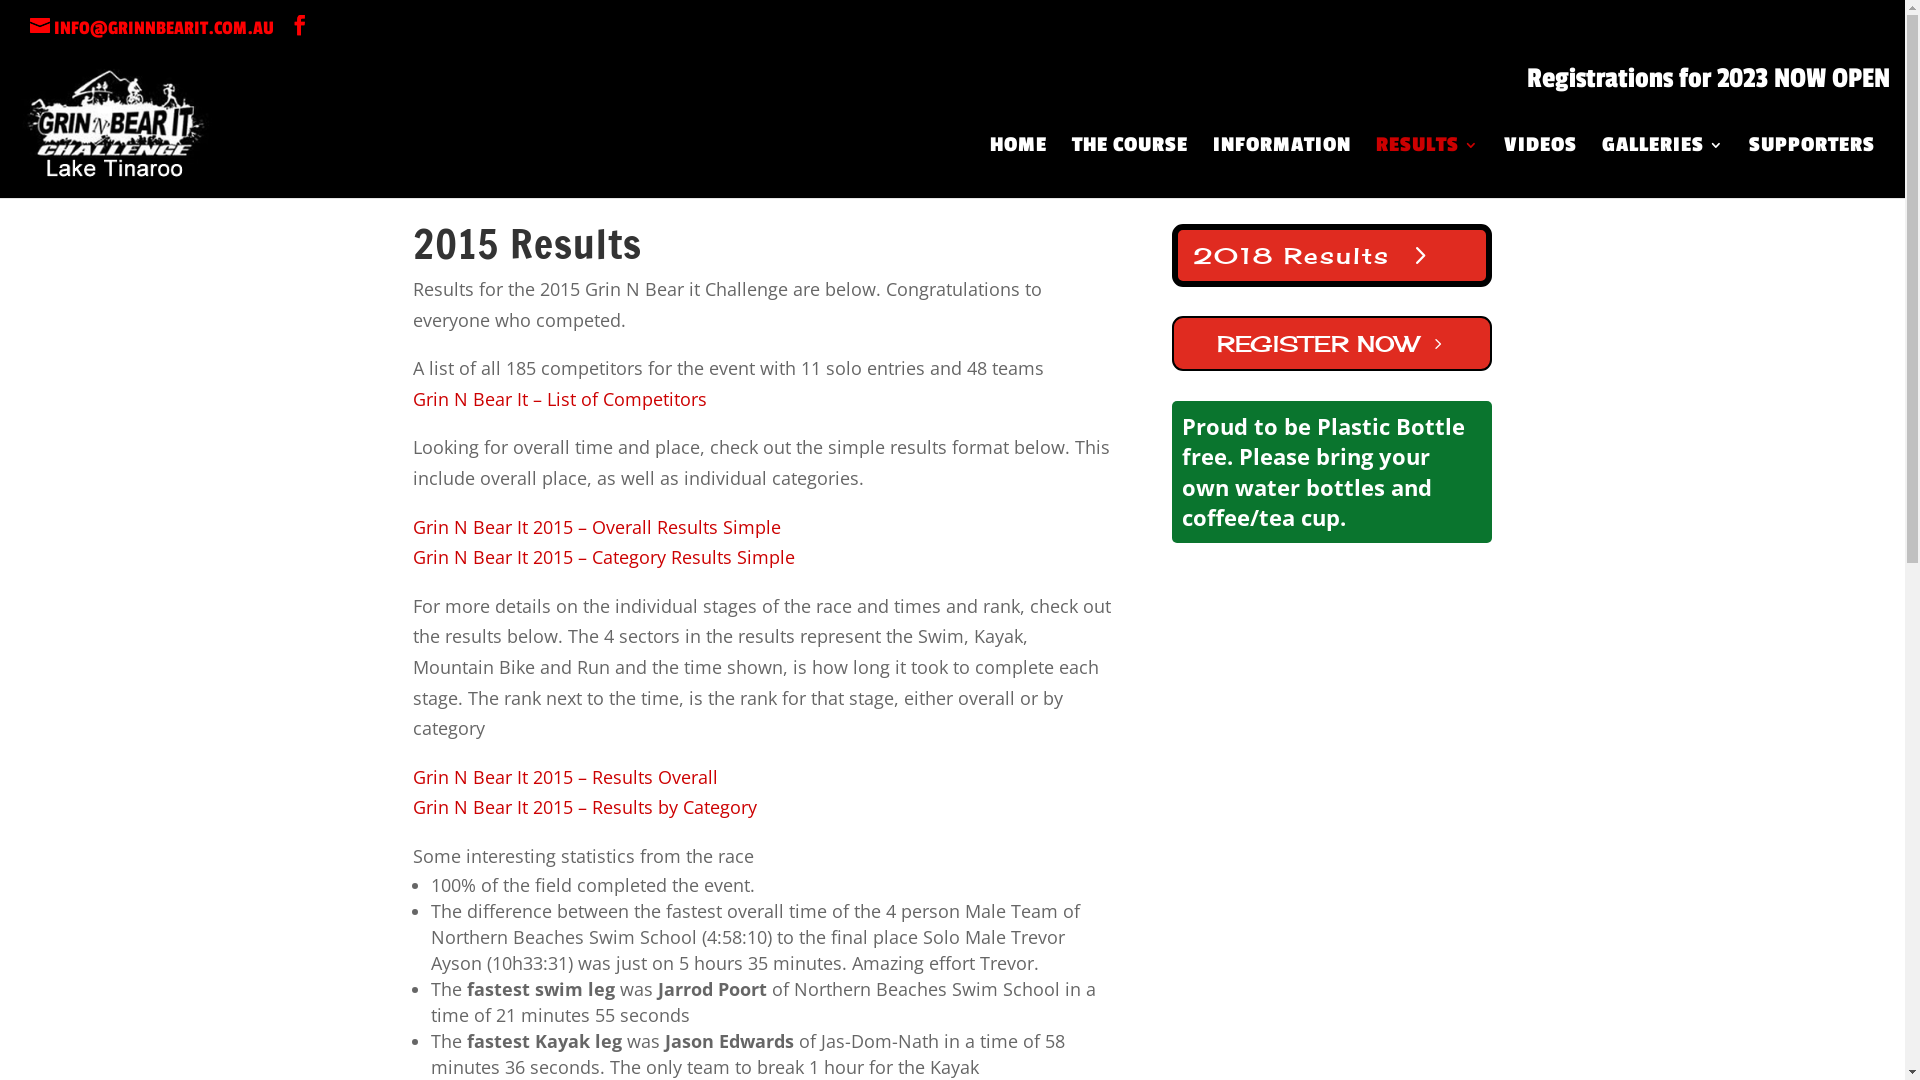 The width and height of the screenshot is (1920, 1080). Describe the element at coordinates (1662, 167) in the screenshot. I see `'GALLERIES'` at that location.